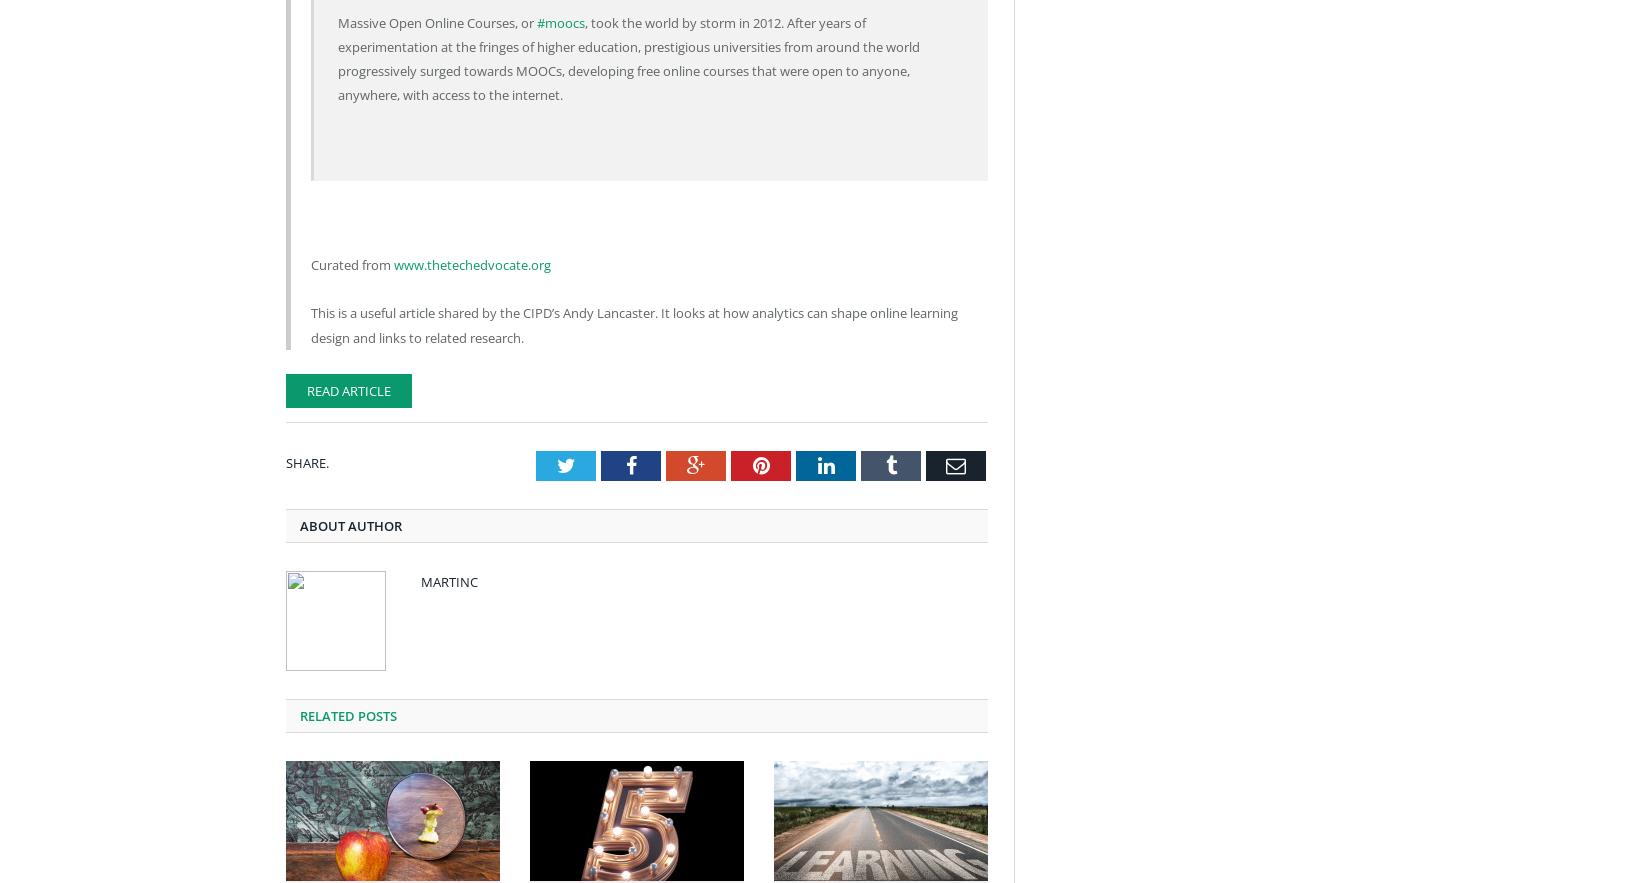 This screenshot has width=1650, height=883. Describe the element at coordinates (627, 57) in the screenshot. I see `', took the world by storm in 2012. After years of experimentation at the fringes of higher education, prestigious universities from around the world progressively surged towards MOOCs, developing free online courses that were open to anyone, anywhere, with access to the internet.'` at that location.